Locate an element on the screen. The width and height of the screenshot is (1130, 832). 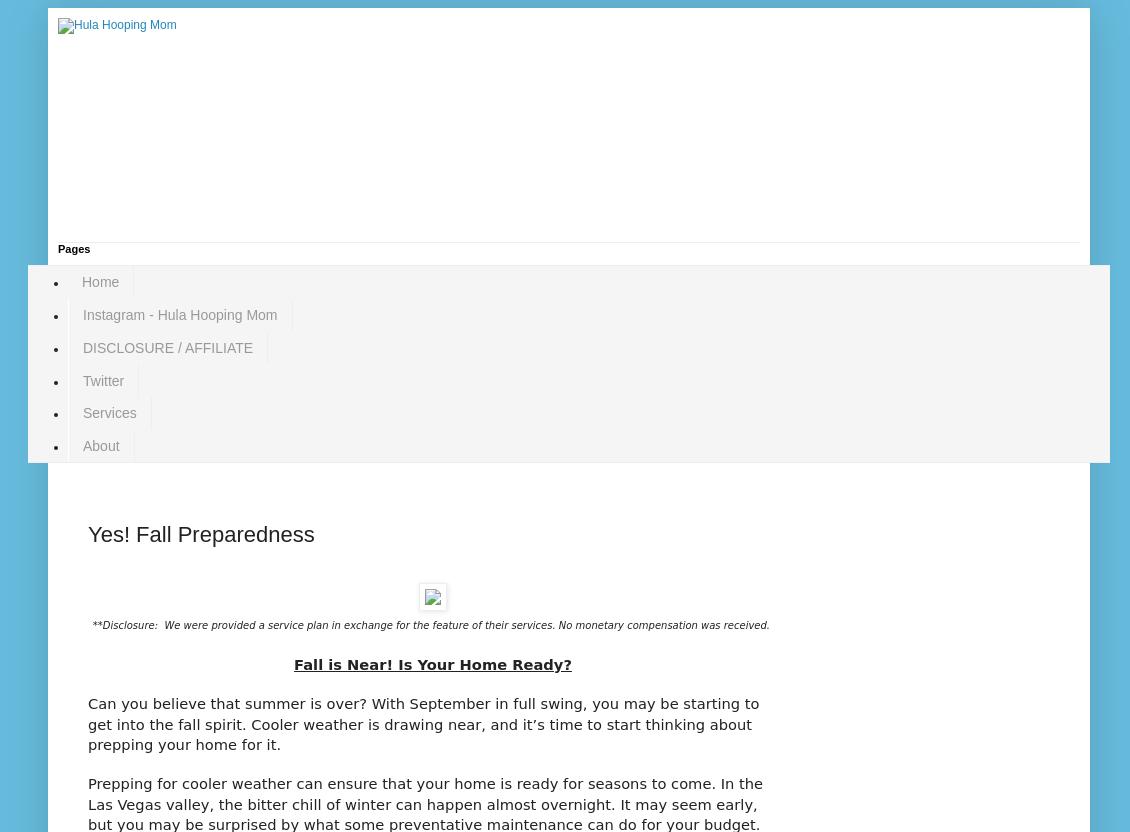
'About' is located at coordinates (101, 446).